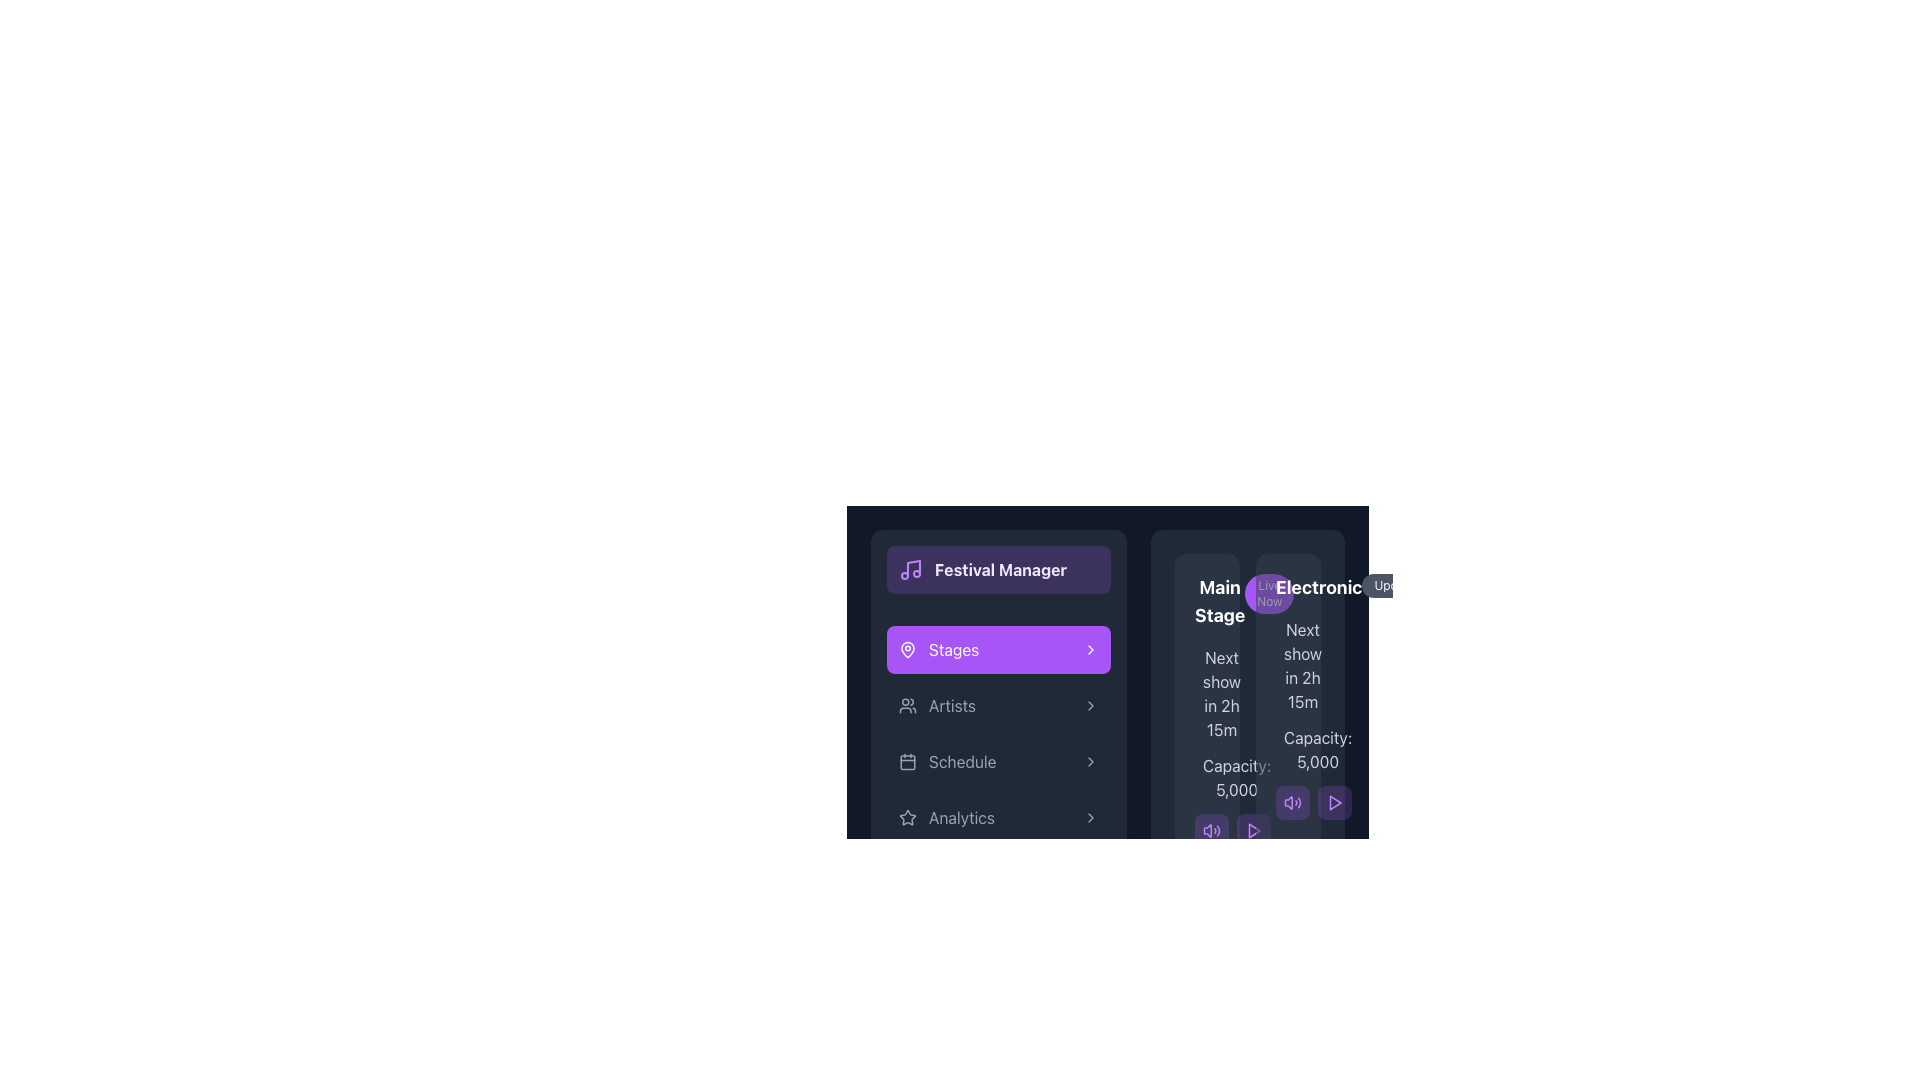 The image size is (1920, 1080). Describe the element at coordinates (953, 650) in the screenshot. I see `the 'Stages' text label, which is styled with a bold sans-serif font in white color on a purple rectangle background` at that location.